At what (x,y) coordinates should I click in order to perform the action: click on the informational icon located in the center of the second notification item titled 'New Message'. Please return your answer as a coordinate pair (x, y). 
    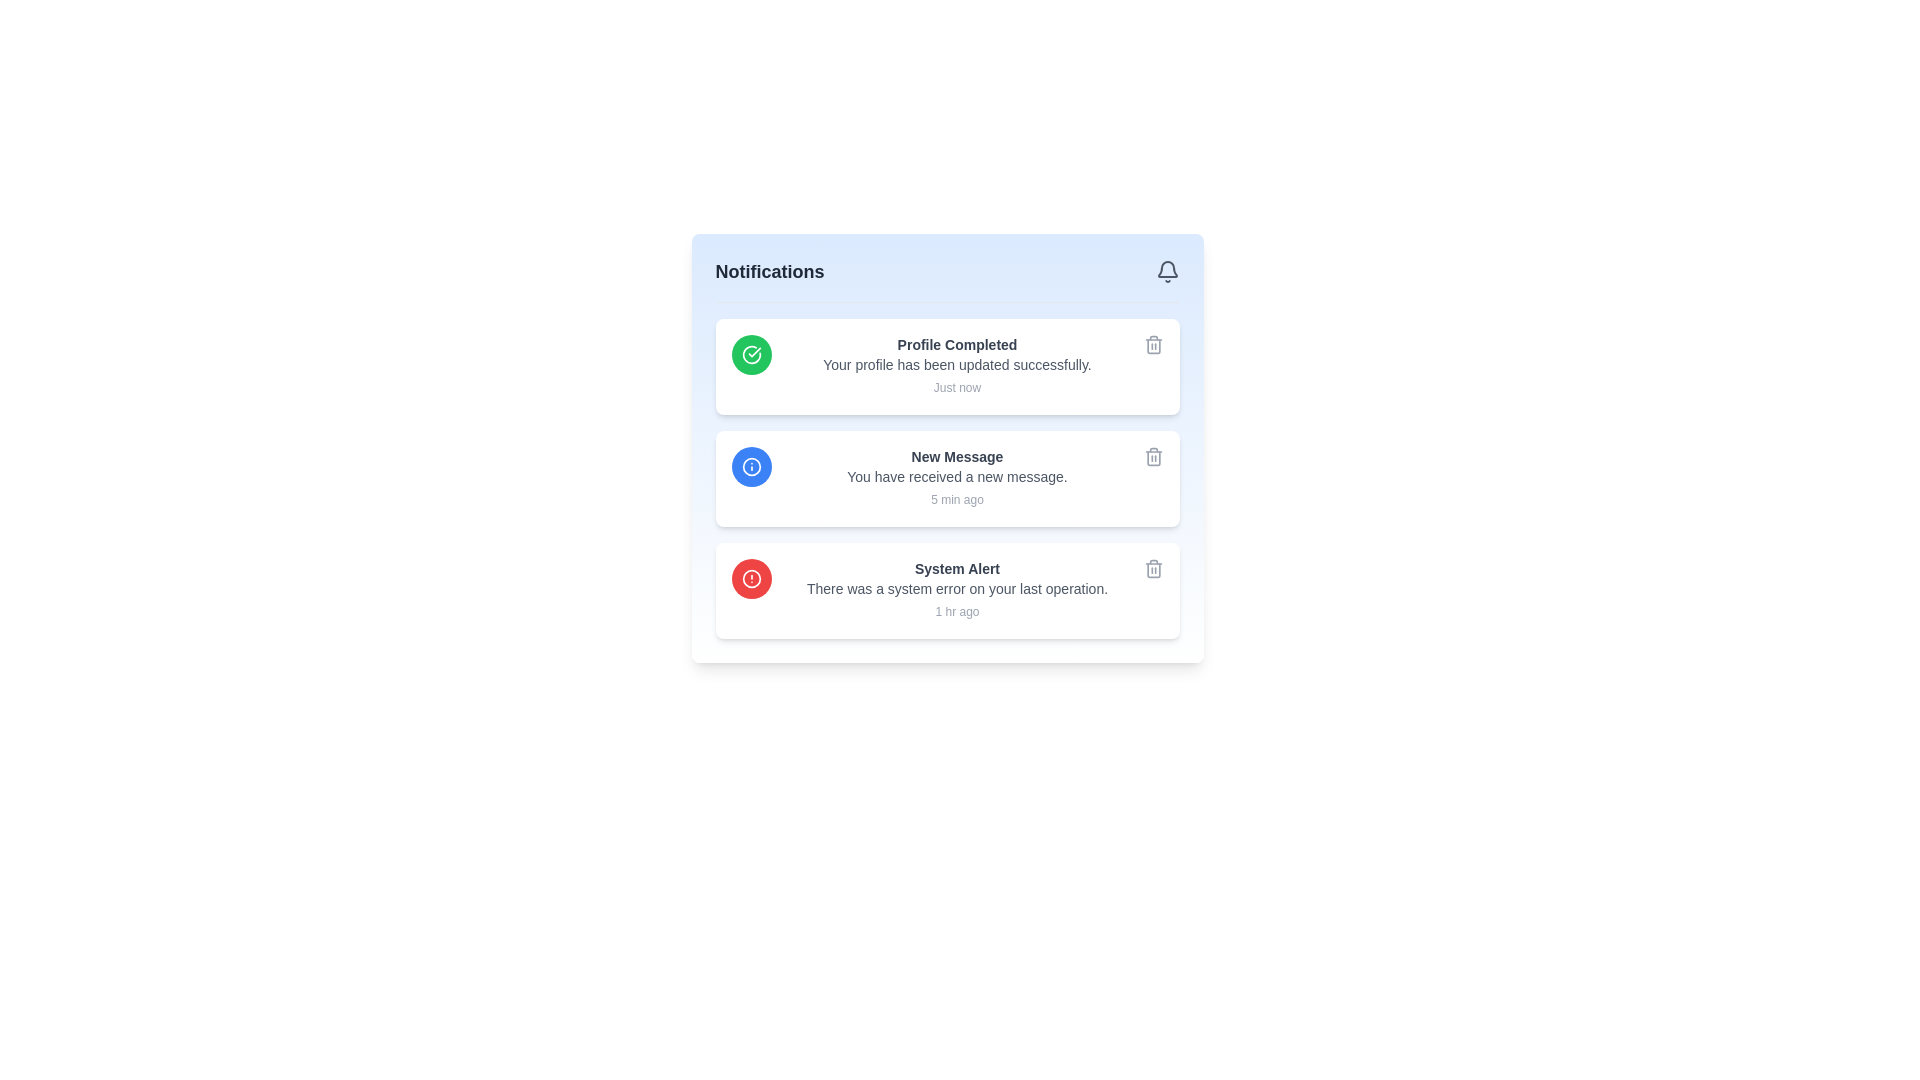
    Looking at the image, I should click on (750, 466).